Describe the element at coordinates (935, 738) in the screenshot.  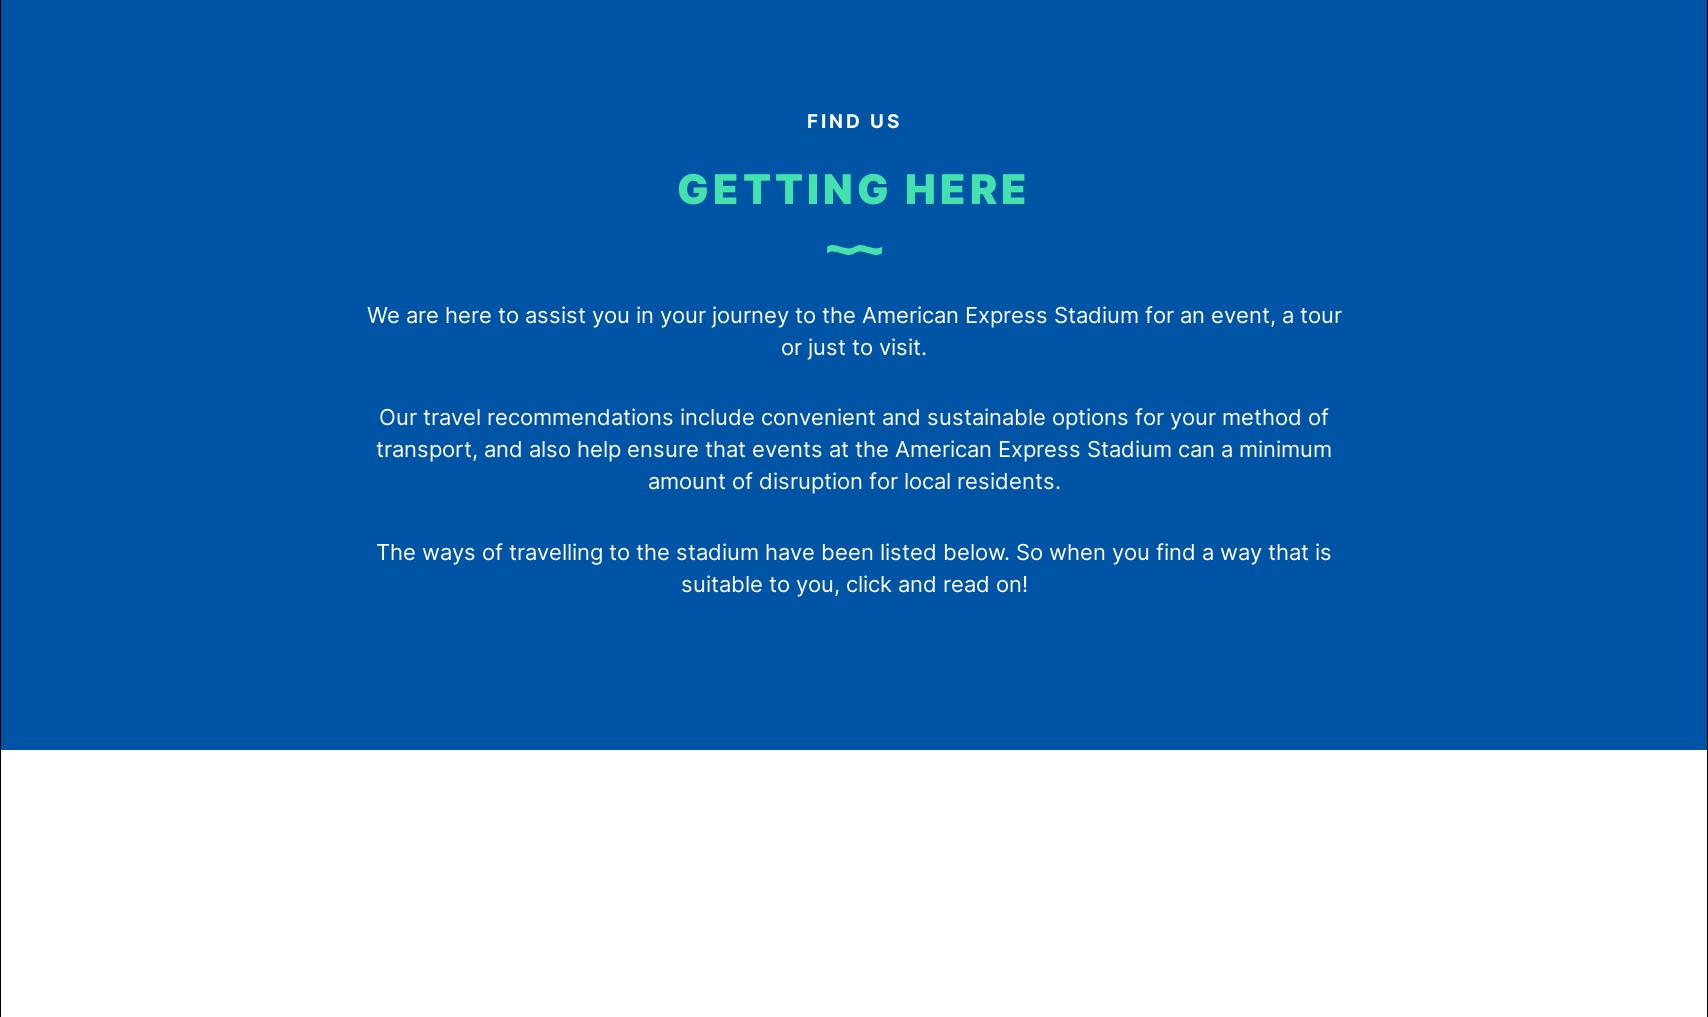
I see `'. All rights reserved.'` at that location.